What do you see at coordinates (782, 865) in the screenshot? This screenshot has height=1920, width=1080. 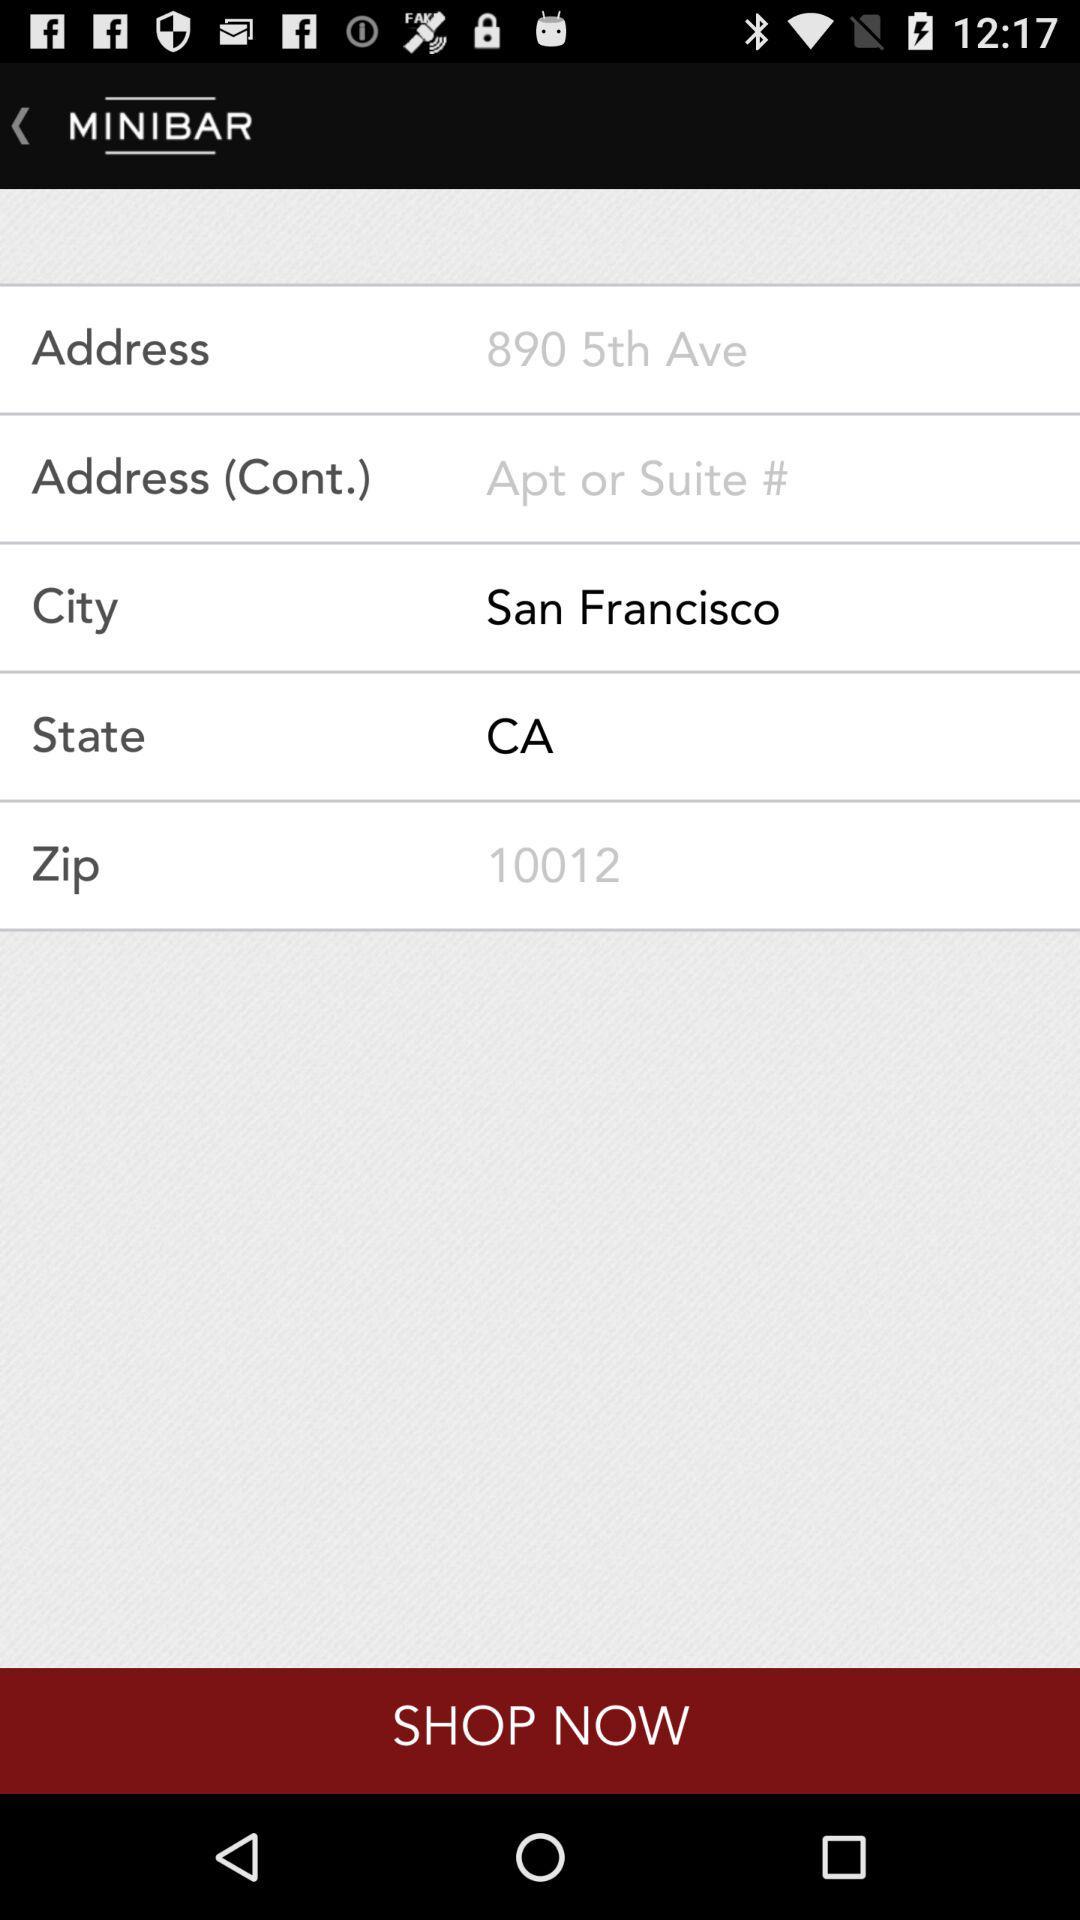 I see `your zipcode` at bounding box center [782, 865].